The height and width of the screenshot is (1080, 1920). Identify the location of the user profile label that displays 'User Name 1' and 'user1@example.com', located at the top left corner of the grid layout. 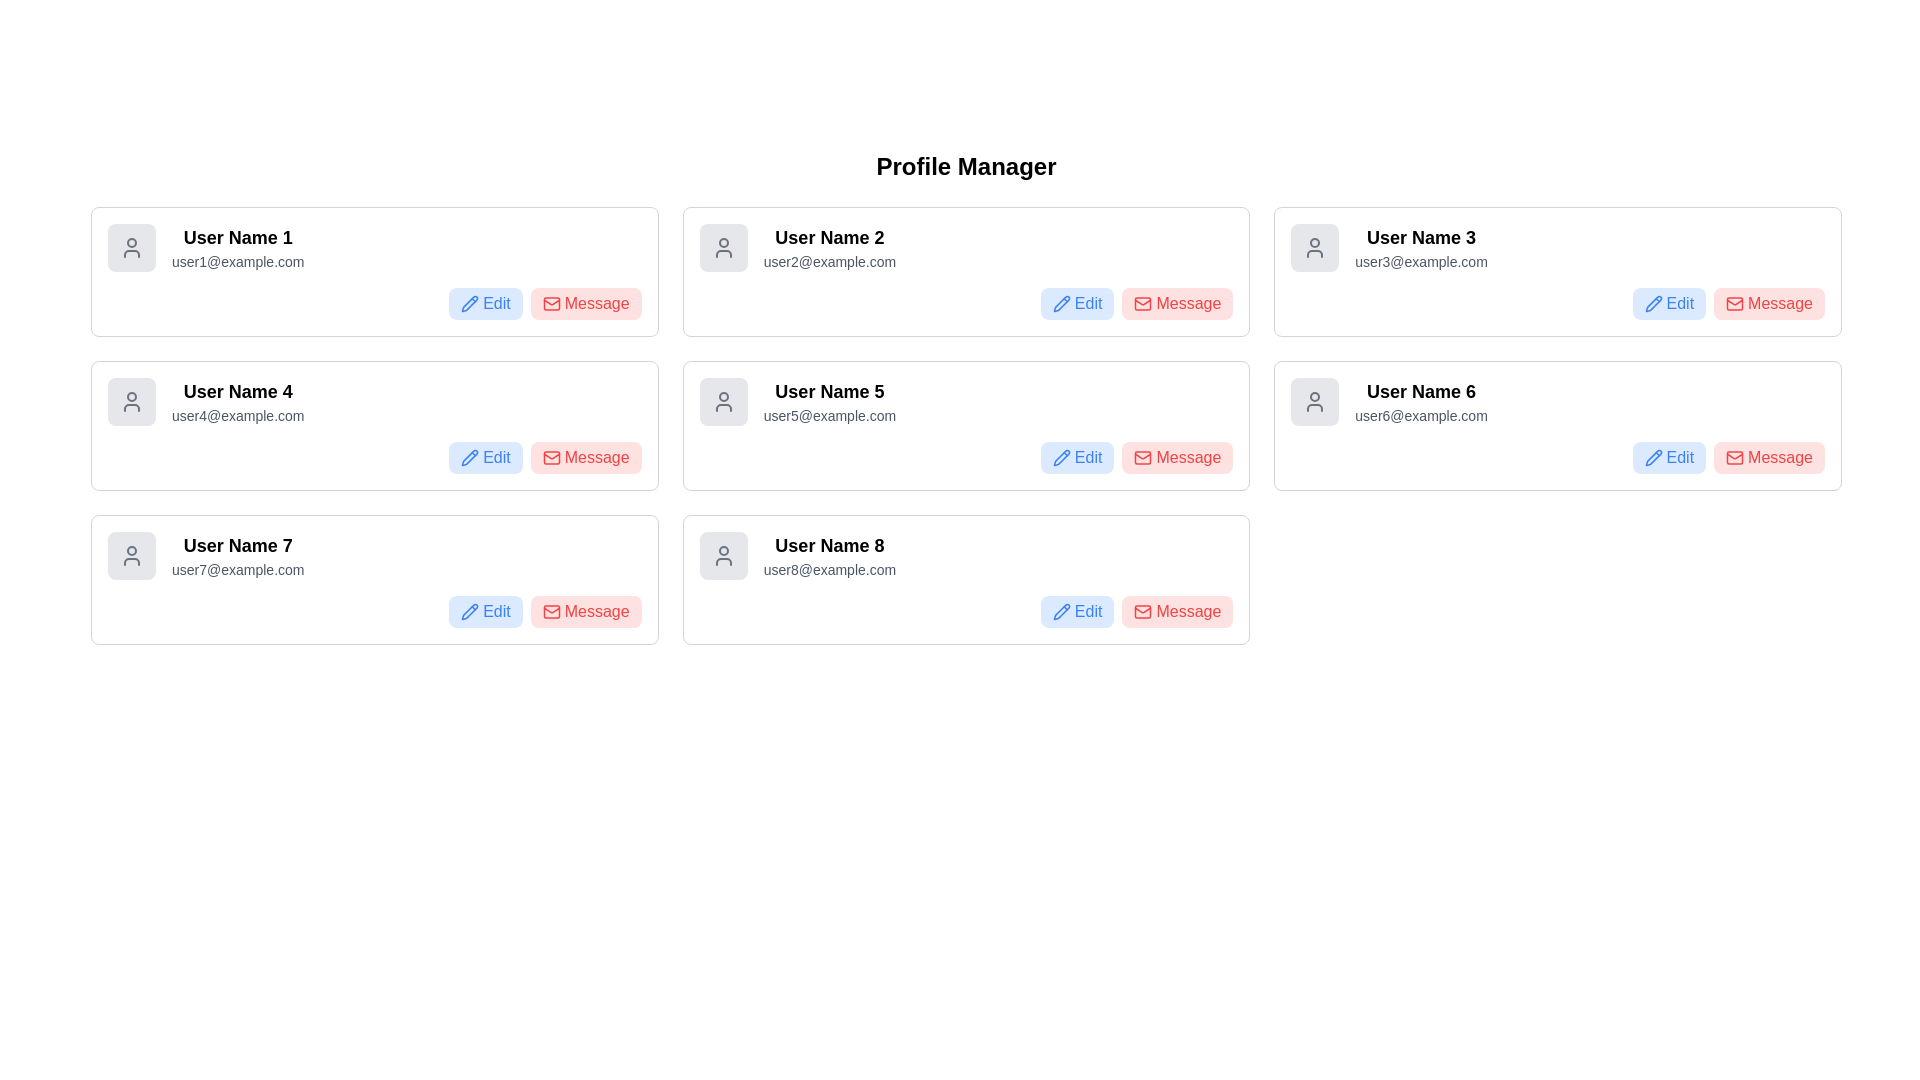
(238, 246).